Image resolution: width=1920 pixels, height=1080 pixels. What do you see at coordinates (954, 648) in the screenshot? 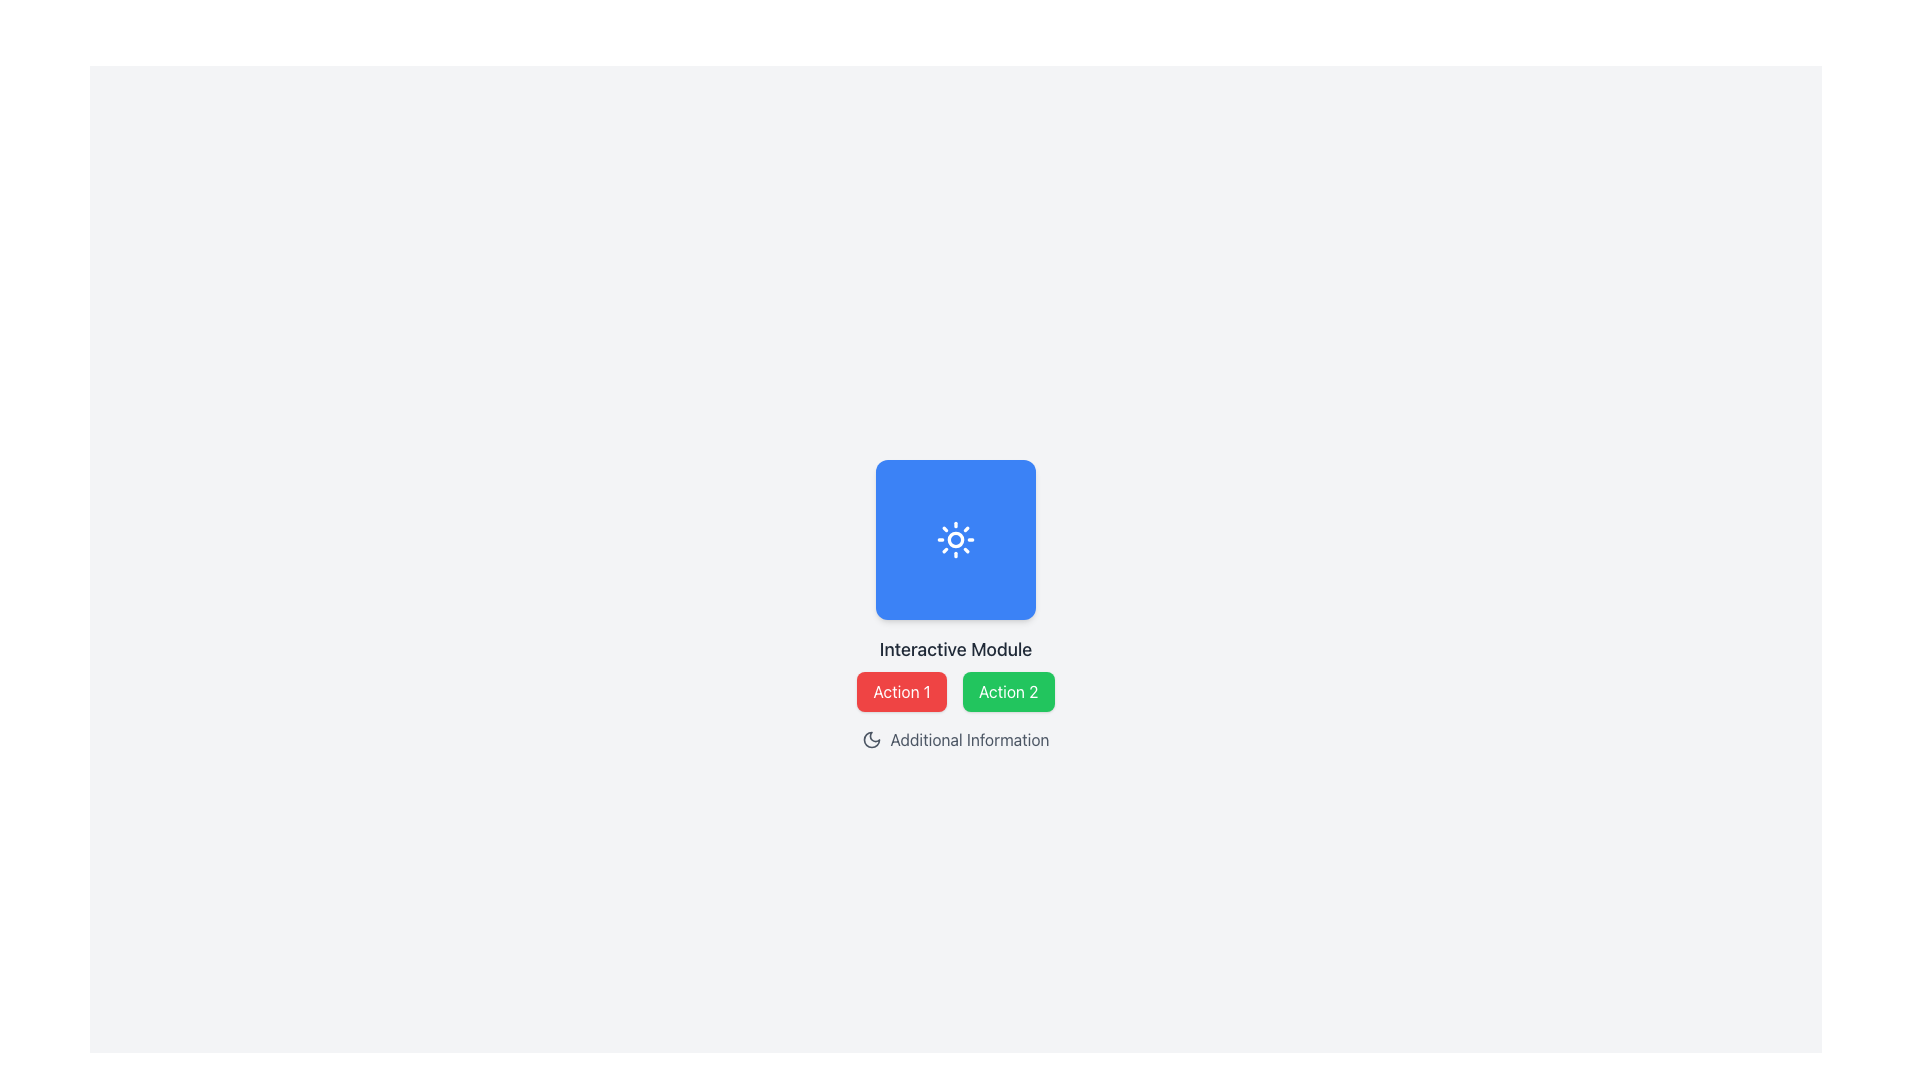
I see `the text label reading 'Interactive Module', which is styled in medium-large bold font and is centrally positioned in the layout, below a blue square icon and above two buttons labeled 'Action 1' and 'Action 2'` at bounding box center [954, 648].